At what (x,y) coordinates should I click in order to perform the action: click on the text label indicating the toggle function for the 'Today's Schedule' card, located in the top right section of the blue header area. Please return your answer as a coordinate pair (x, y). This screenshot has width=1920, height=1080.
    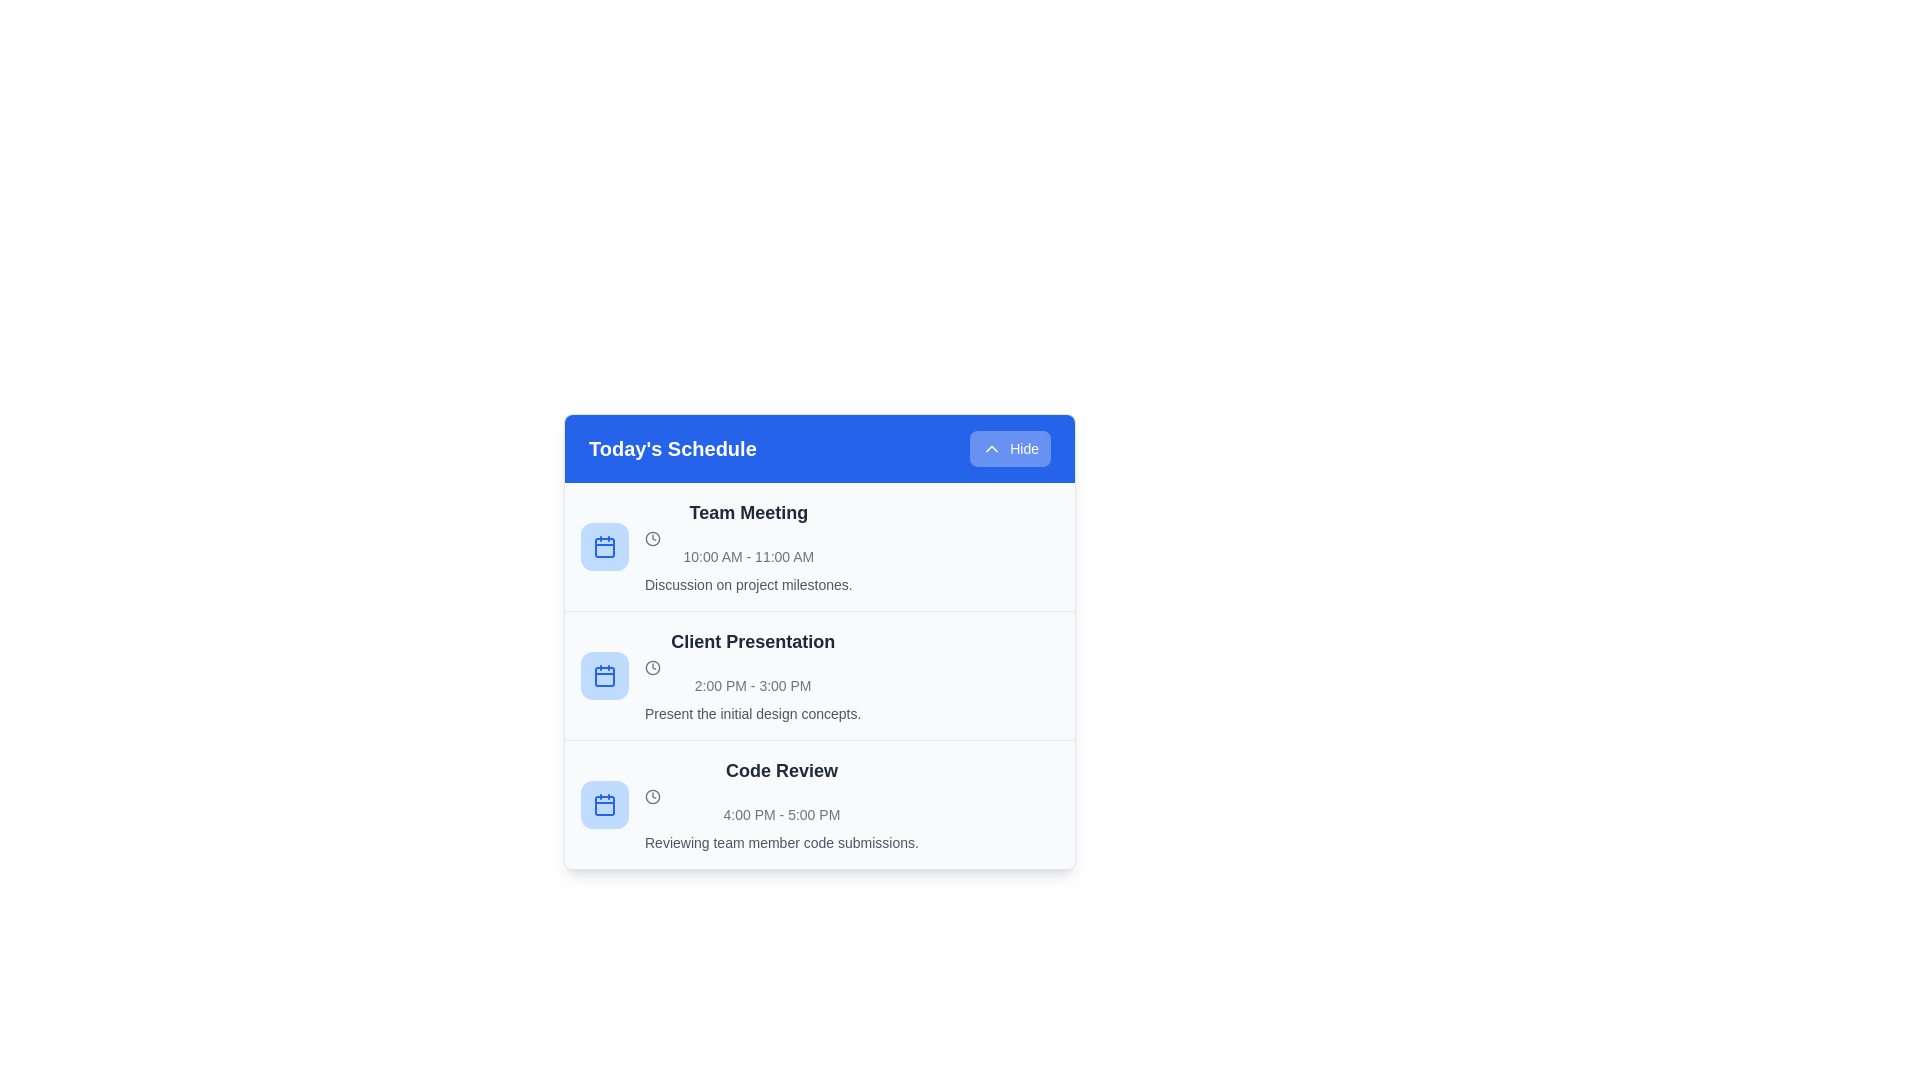
    Looking at the image, I should click on (1024, 447).